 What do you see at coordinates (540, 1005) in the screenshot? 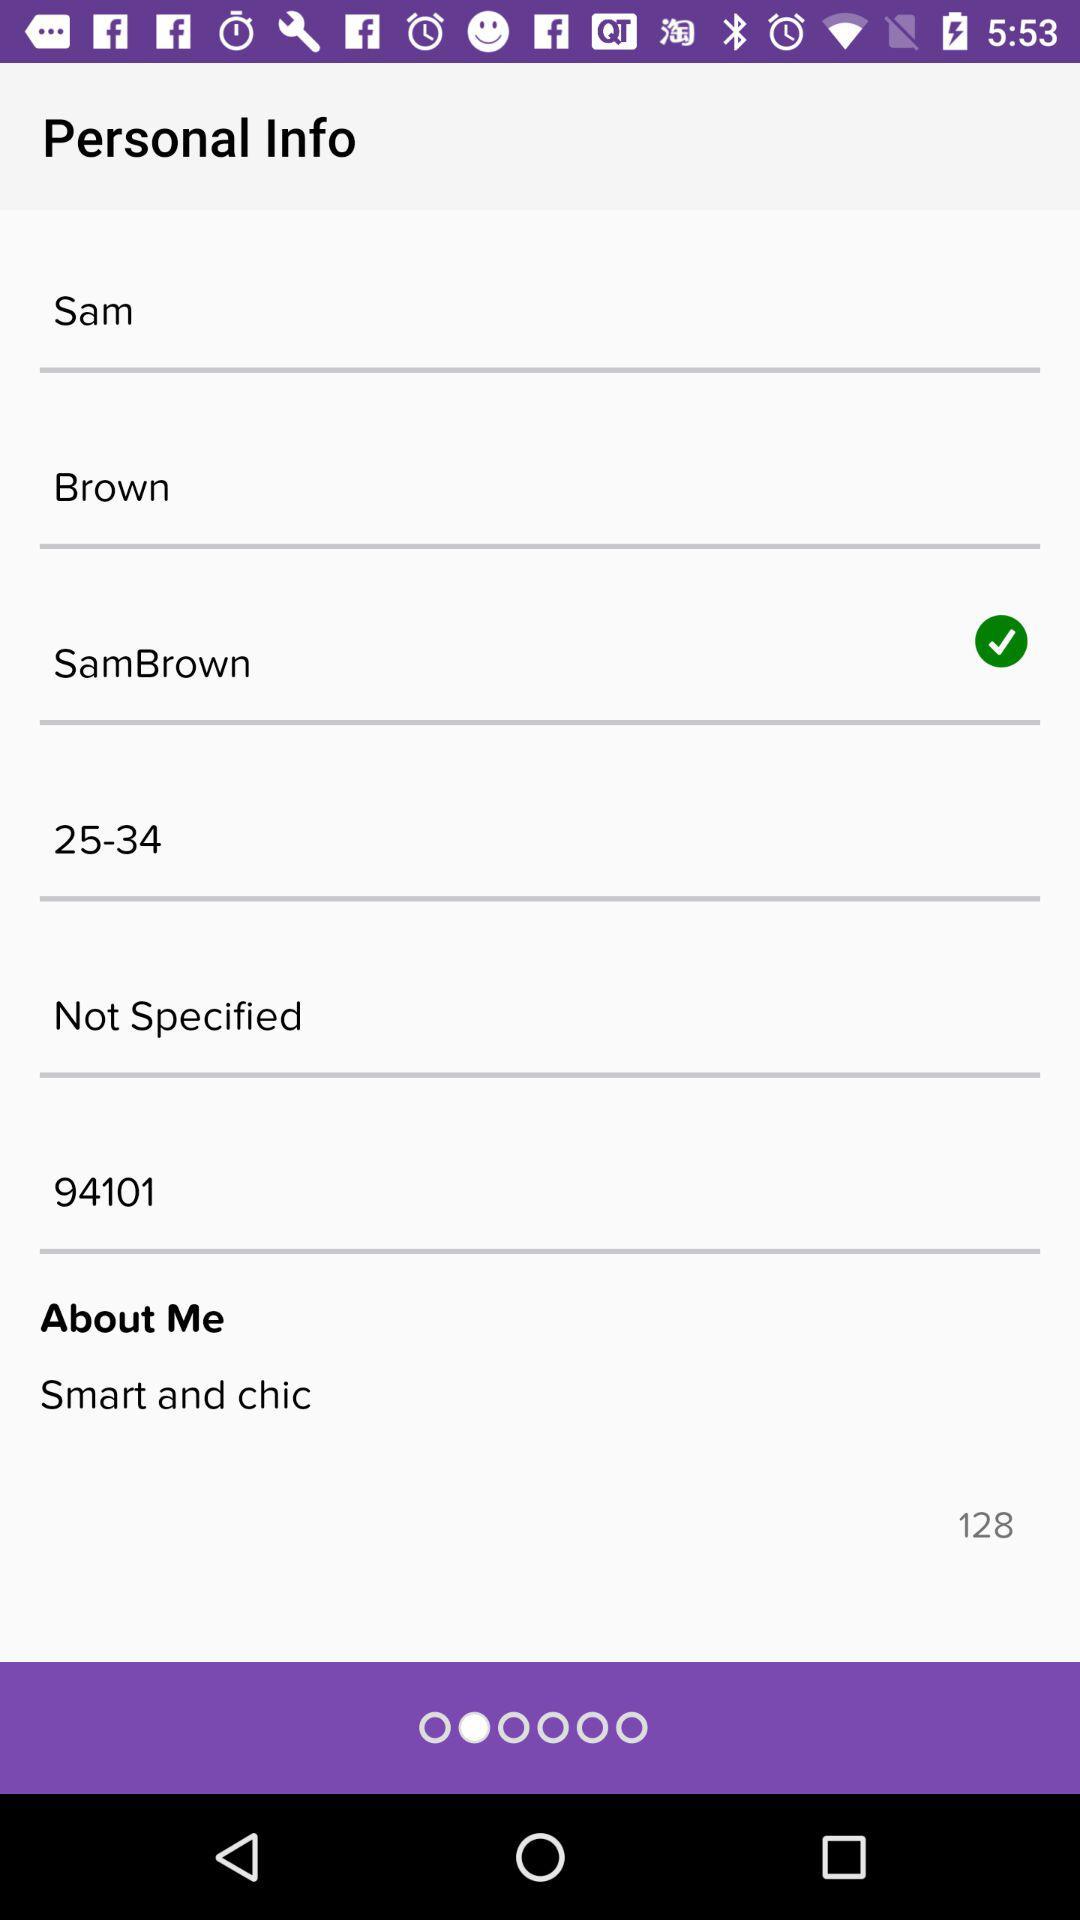
I see `the not specified` at bounding box center [540, 1005].